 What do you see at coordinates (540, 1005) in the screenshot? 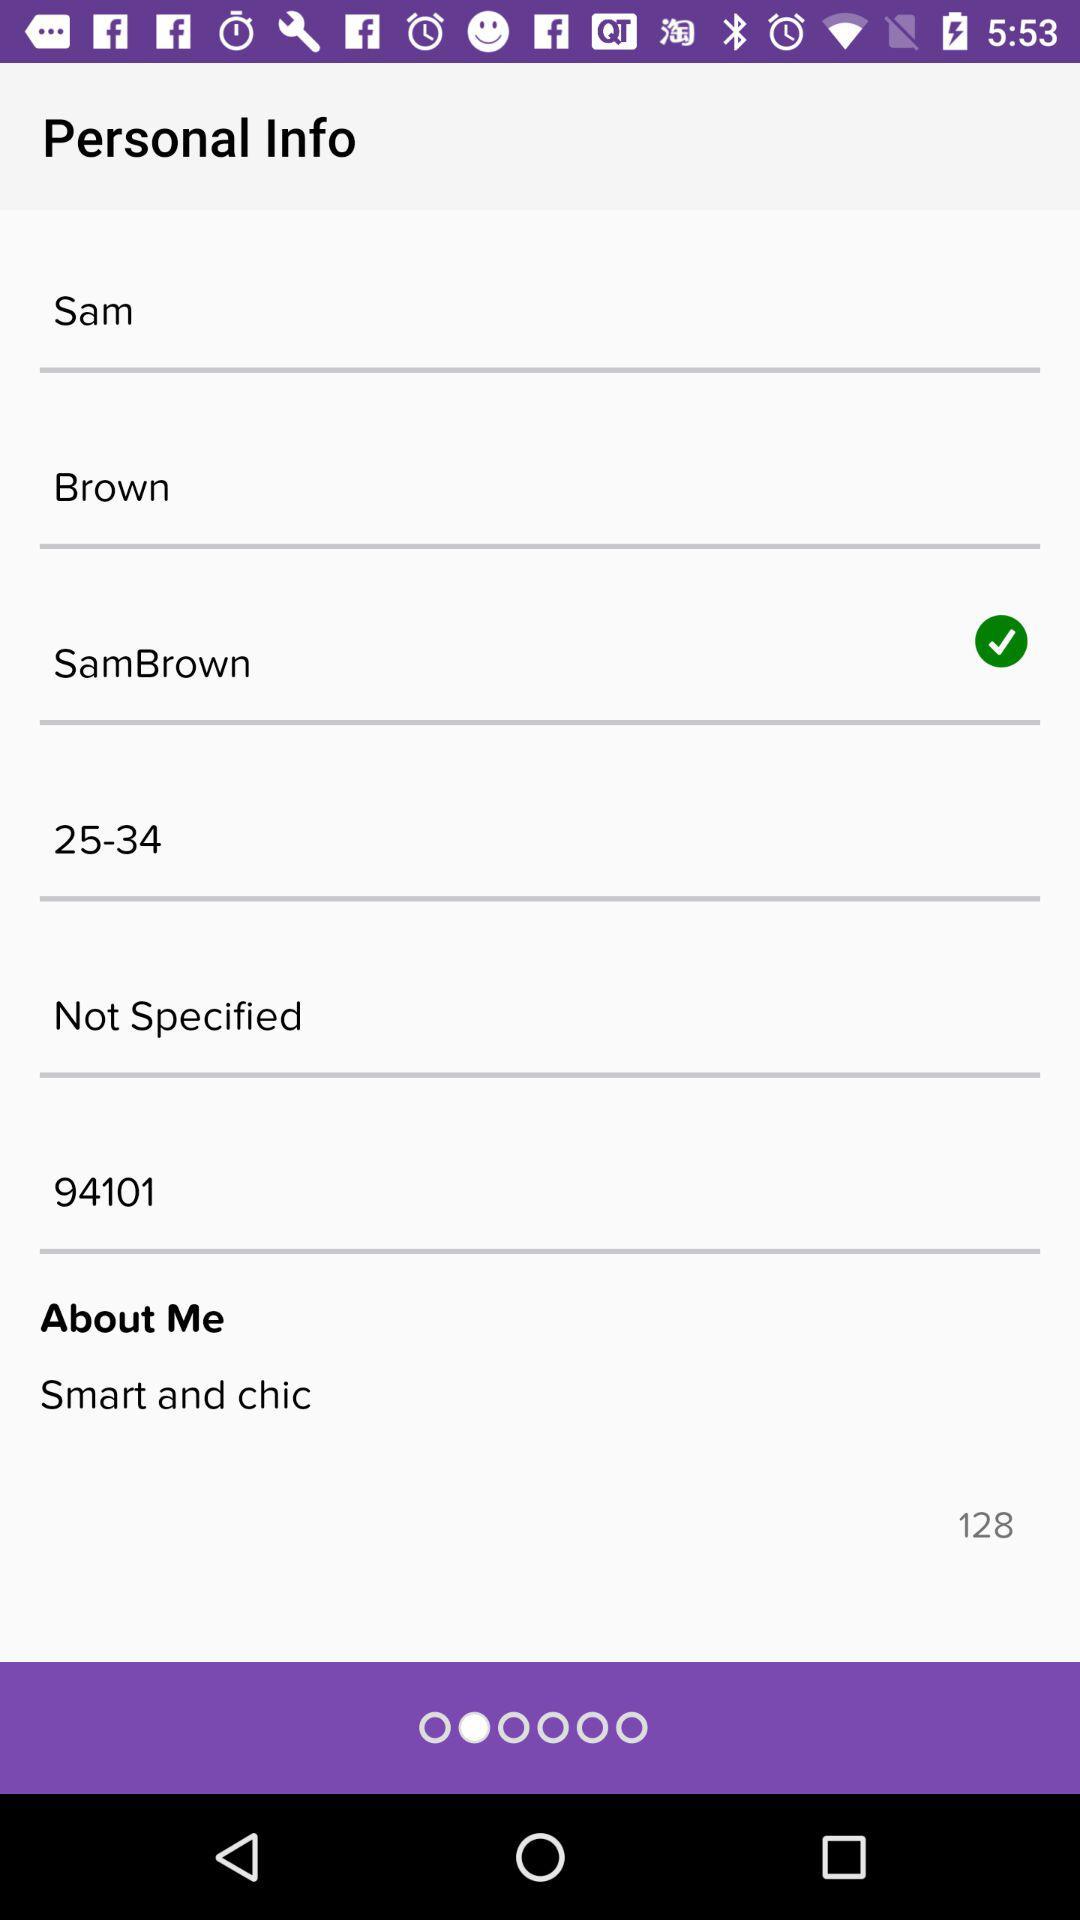
I see `the not specified` at bounding box center [540, 1005].